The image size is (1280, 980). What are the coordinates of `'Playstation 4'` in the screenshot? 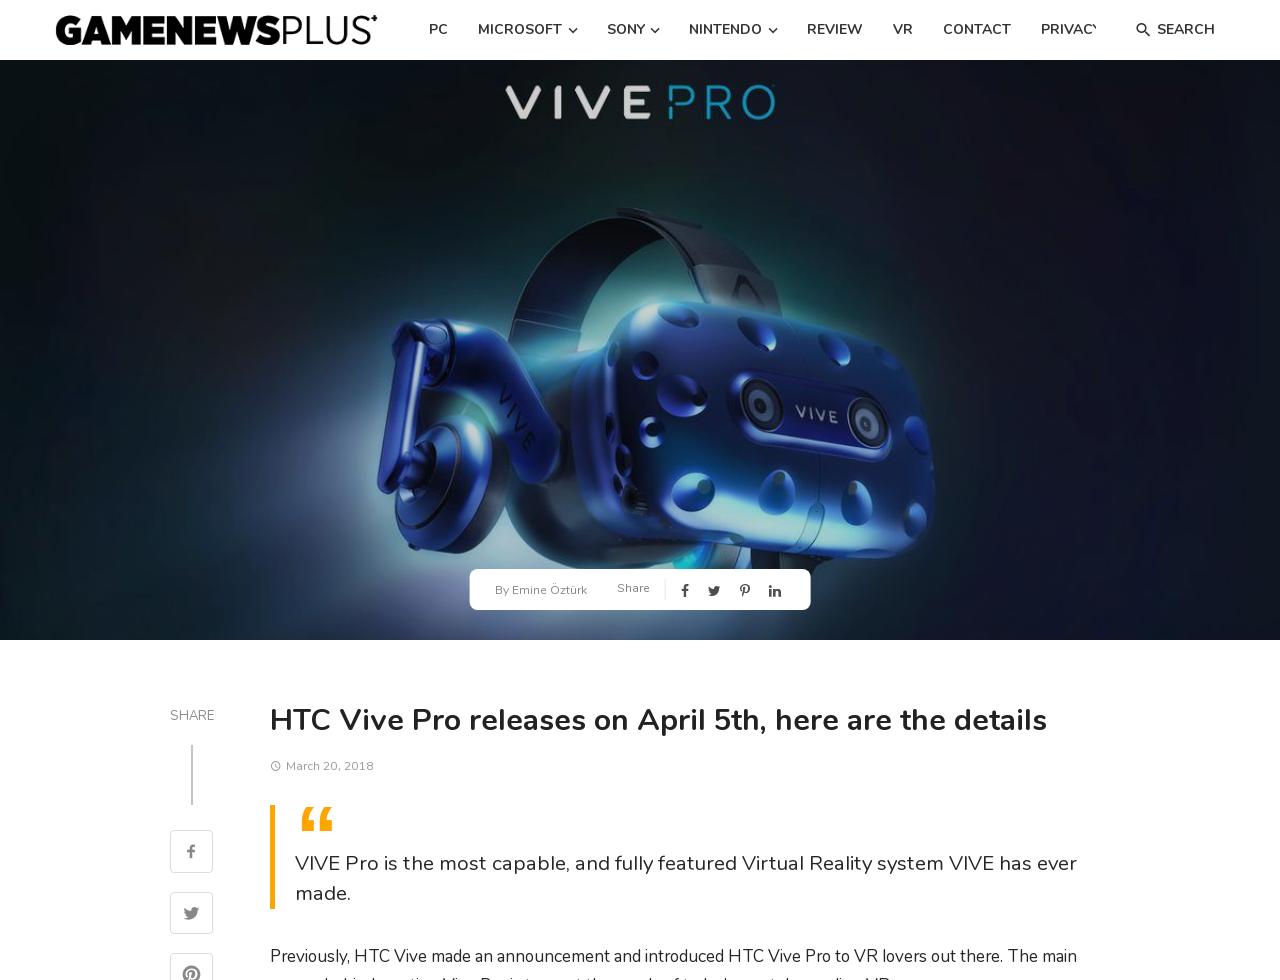 It's located at (609, 95).